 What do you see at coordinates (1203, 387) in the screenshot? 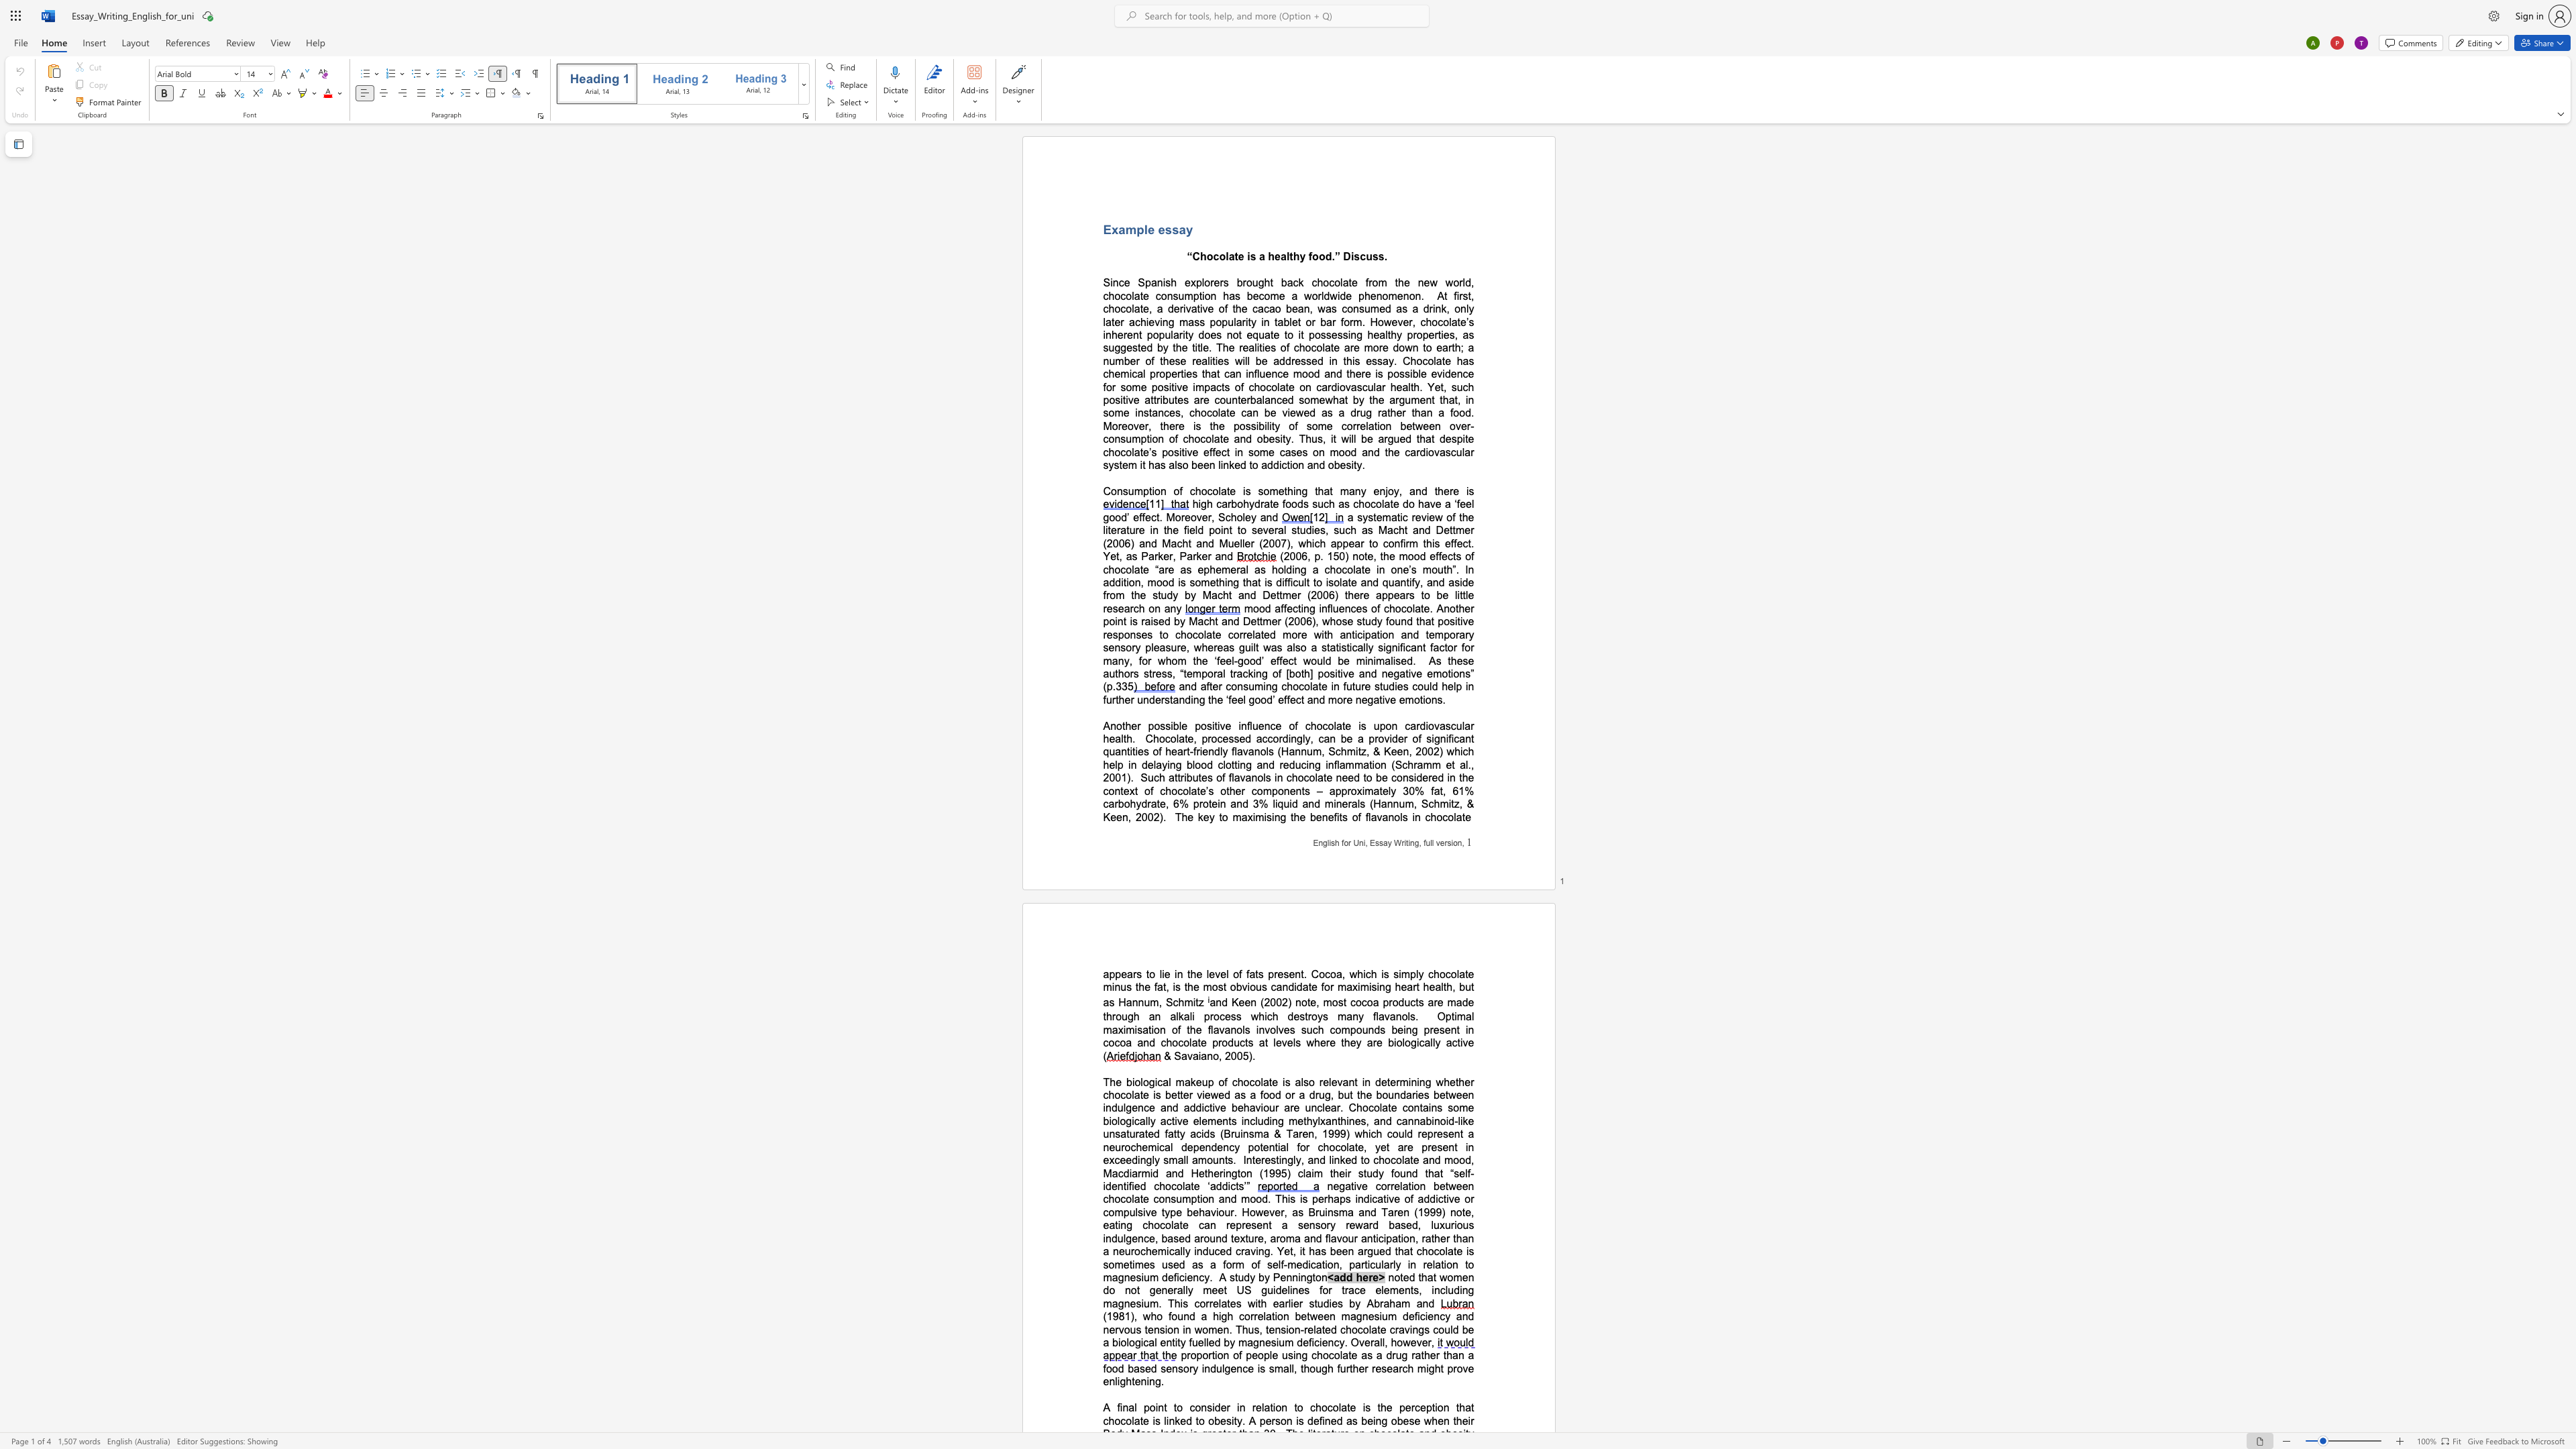
I see `the space between the continuous character "m" and "p" in the text` at bounding box center [1203, 387].